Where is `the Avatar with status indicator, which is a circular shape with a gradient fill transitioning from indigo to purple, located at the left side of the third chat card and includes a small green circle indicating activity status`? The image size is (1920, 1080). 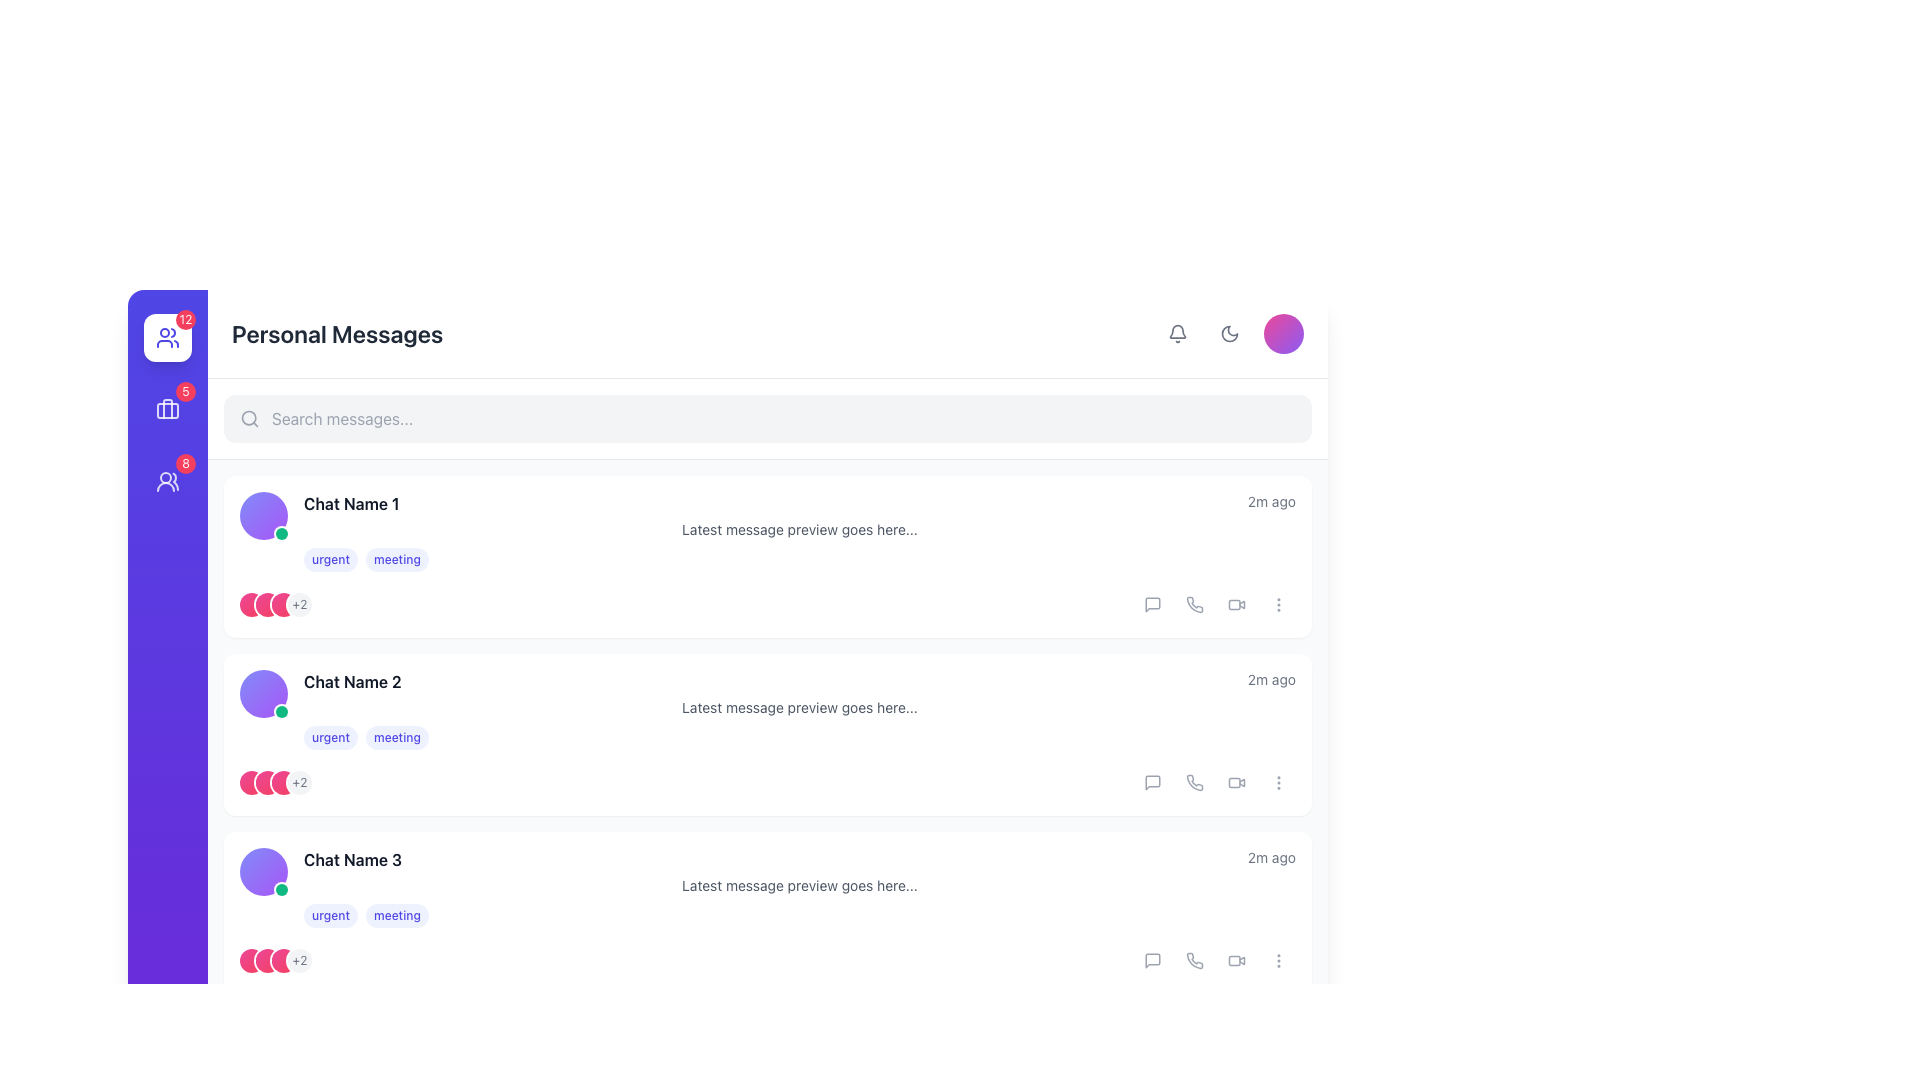
the Avatar with status indicator, which is a circular shape with a gradient fill transitioning from indigo to purple, located at the left side of the third chat card and includes a small green circle indicating activity status is located at coordinates (263, 870).